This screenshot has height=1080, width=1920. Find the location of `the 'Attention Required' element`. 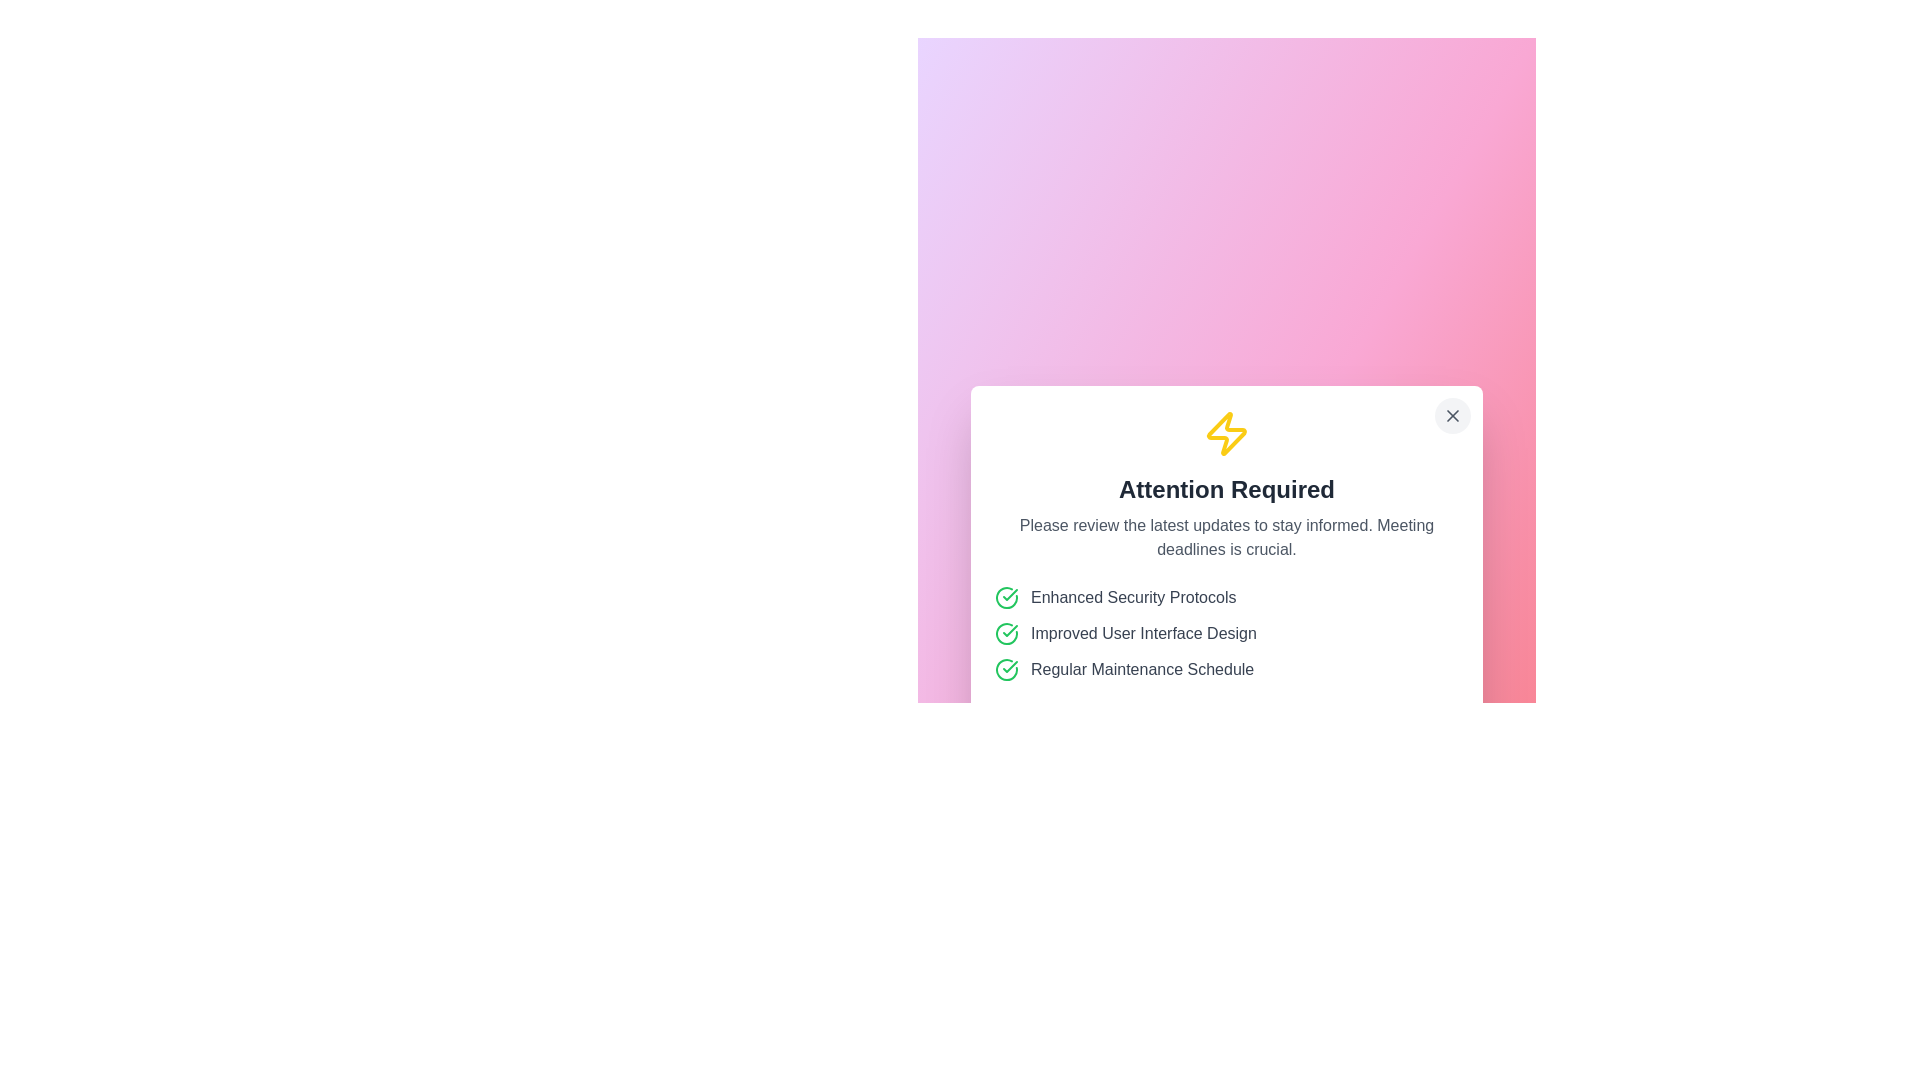

the 'Attention Required' element is located at coordinates (1226, 486).